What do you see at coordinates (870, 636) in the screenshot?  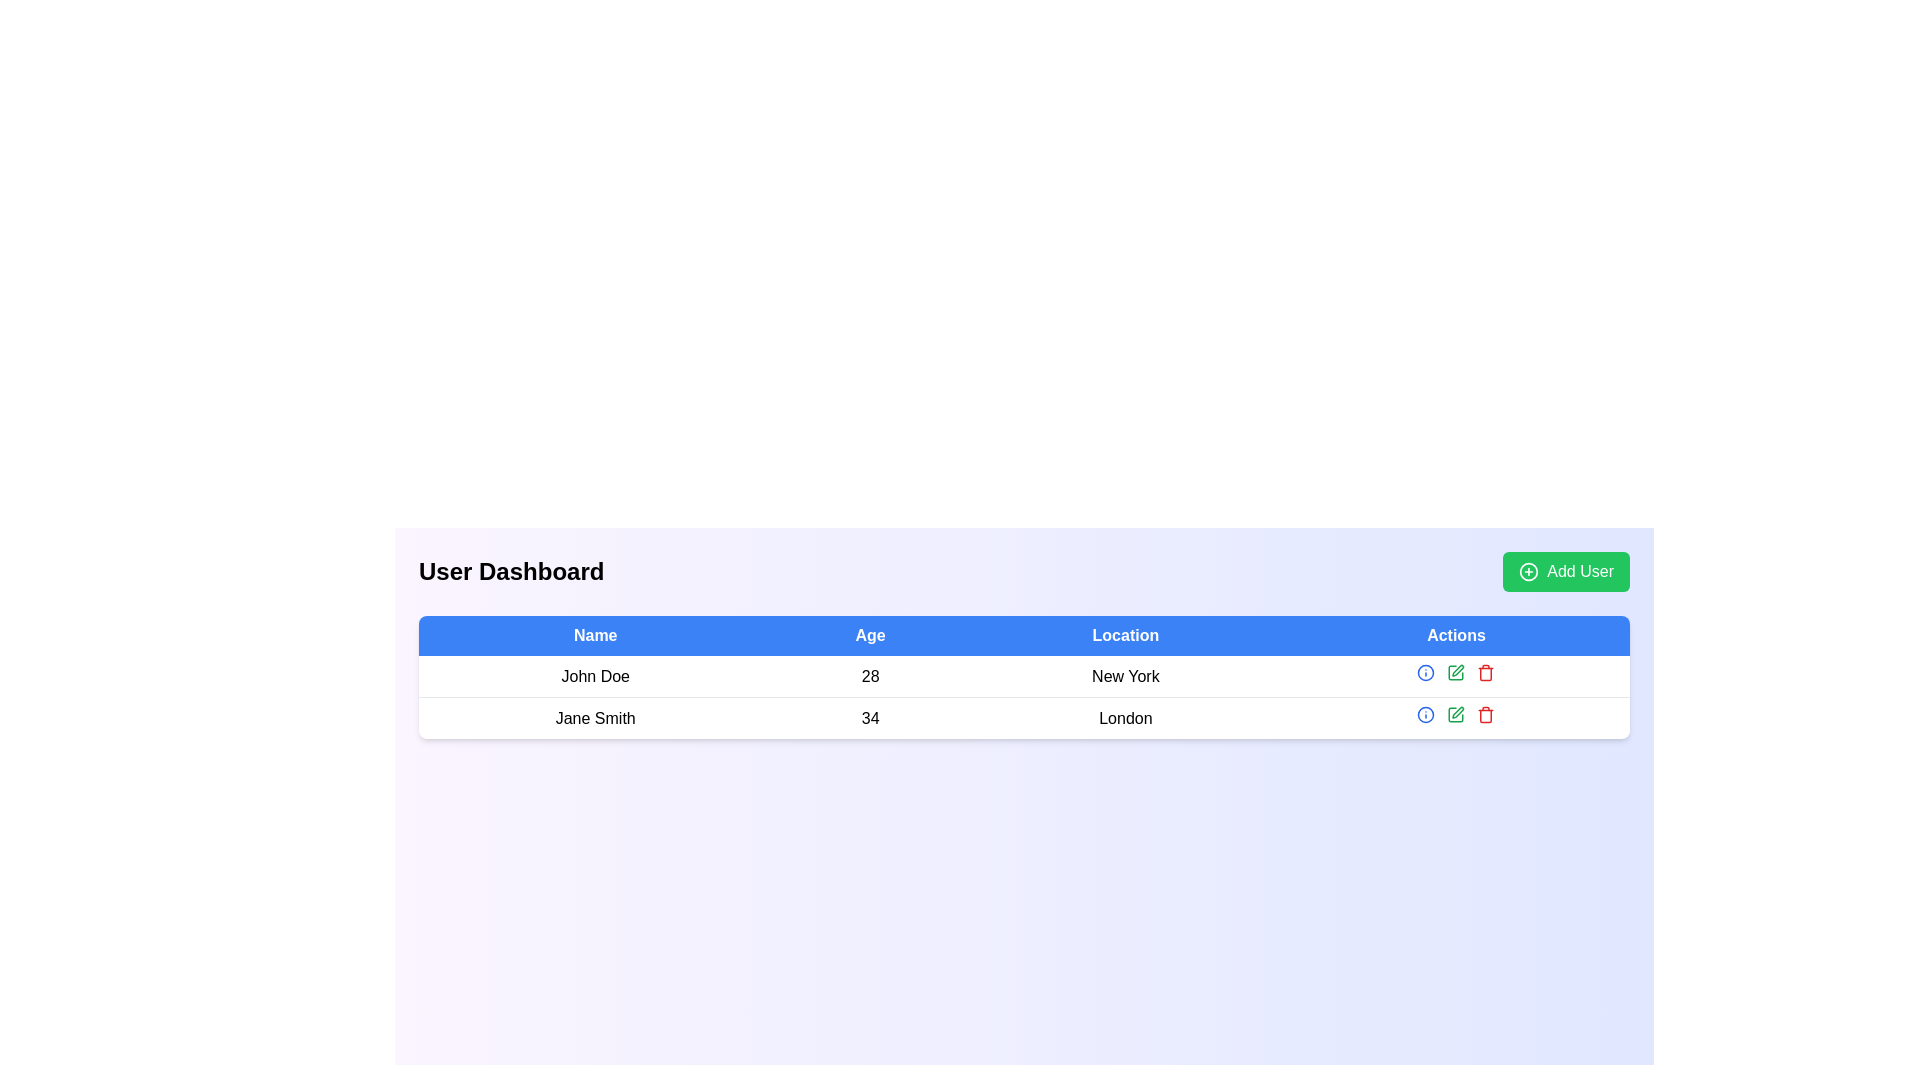 I see `the 'Age' text label header, which is the second column header in the table, styled with a centered white font on a blue background, to interact with it` at bounding box center [870, 636].